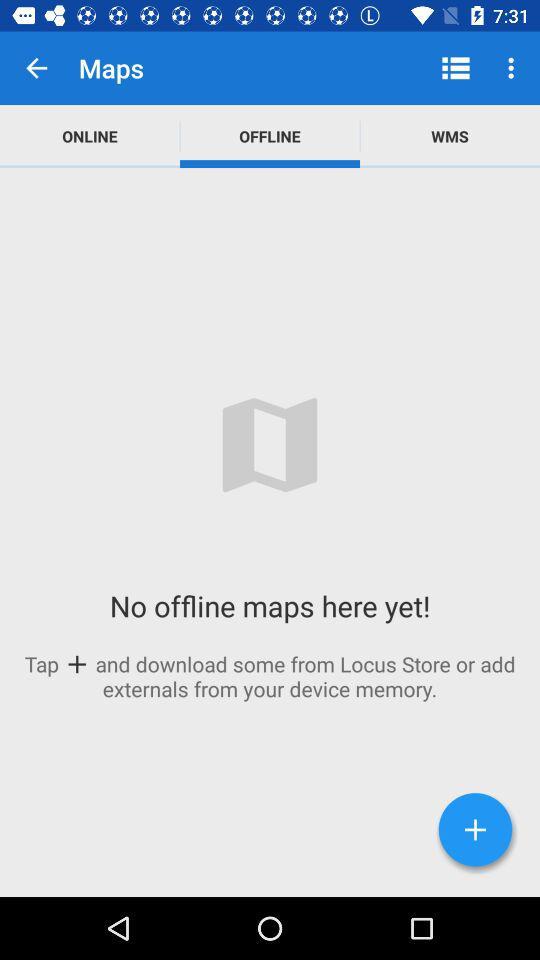 This screenshot has width=540, height=960. I want to click on app above the online item, so click(36, 68).